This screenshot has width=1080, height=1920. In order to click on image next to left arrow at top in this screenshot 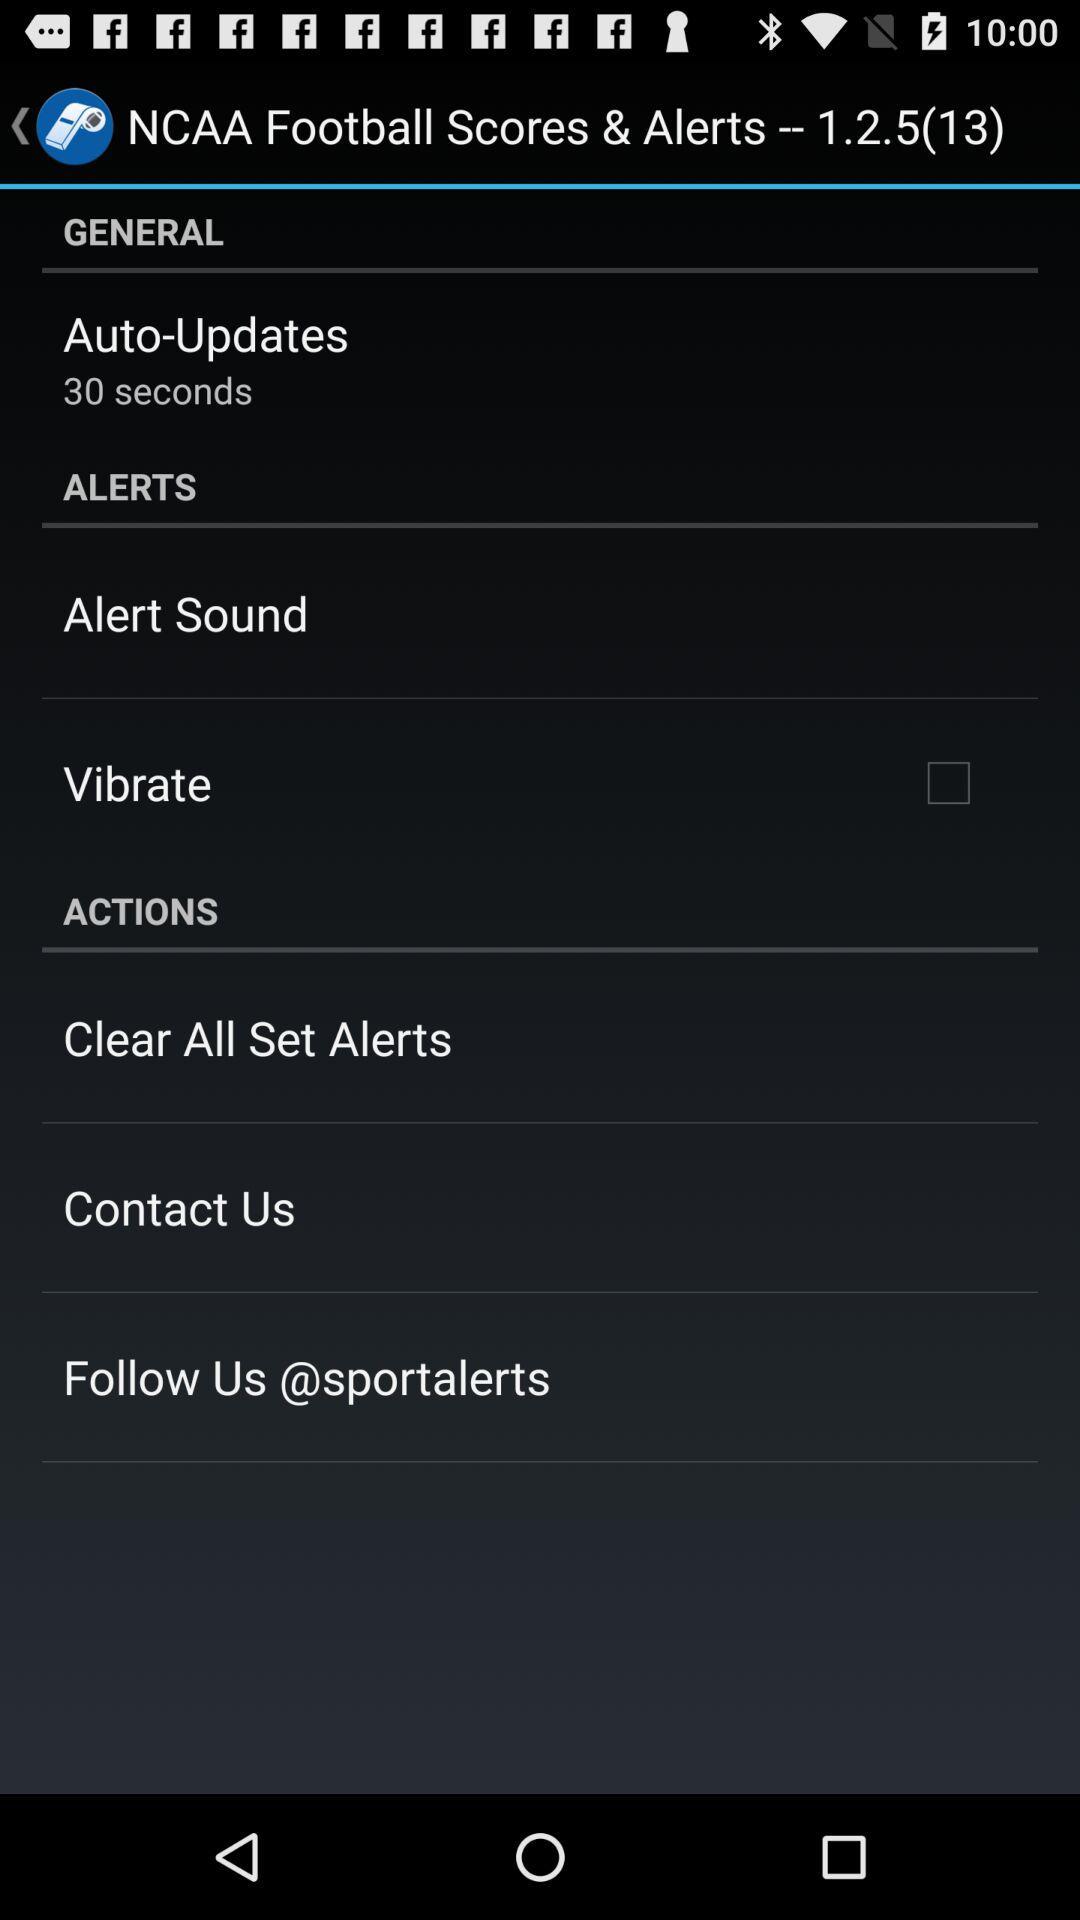, I will do `click(72, 124)`.